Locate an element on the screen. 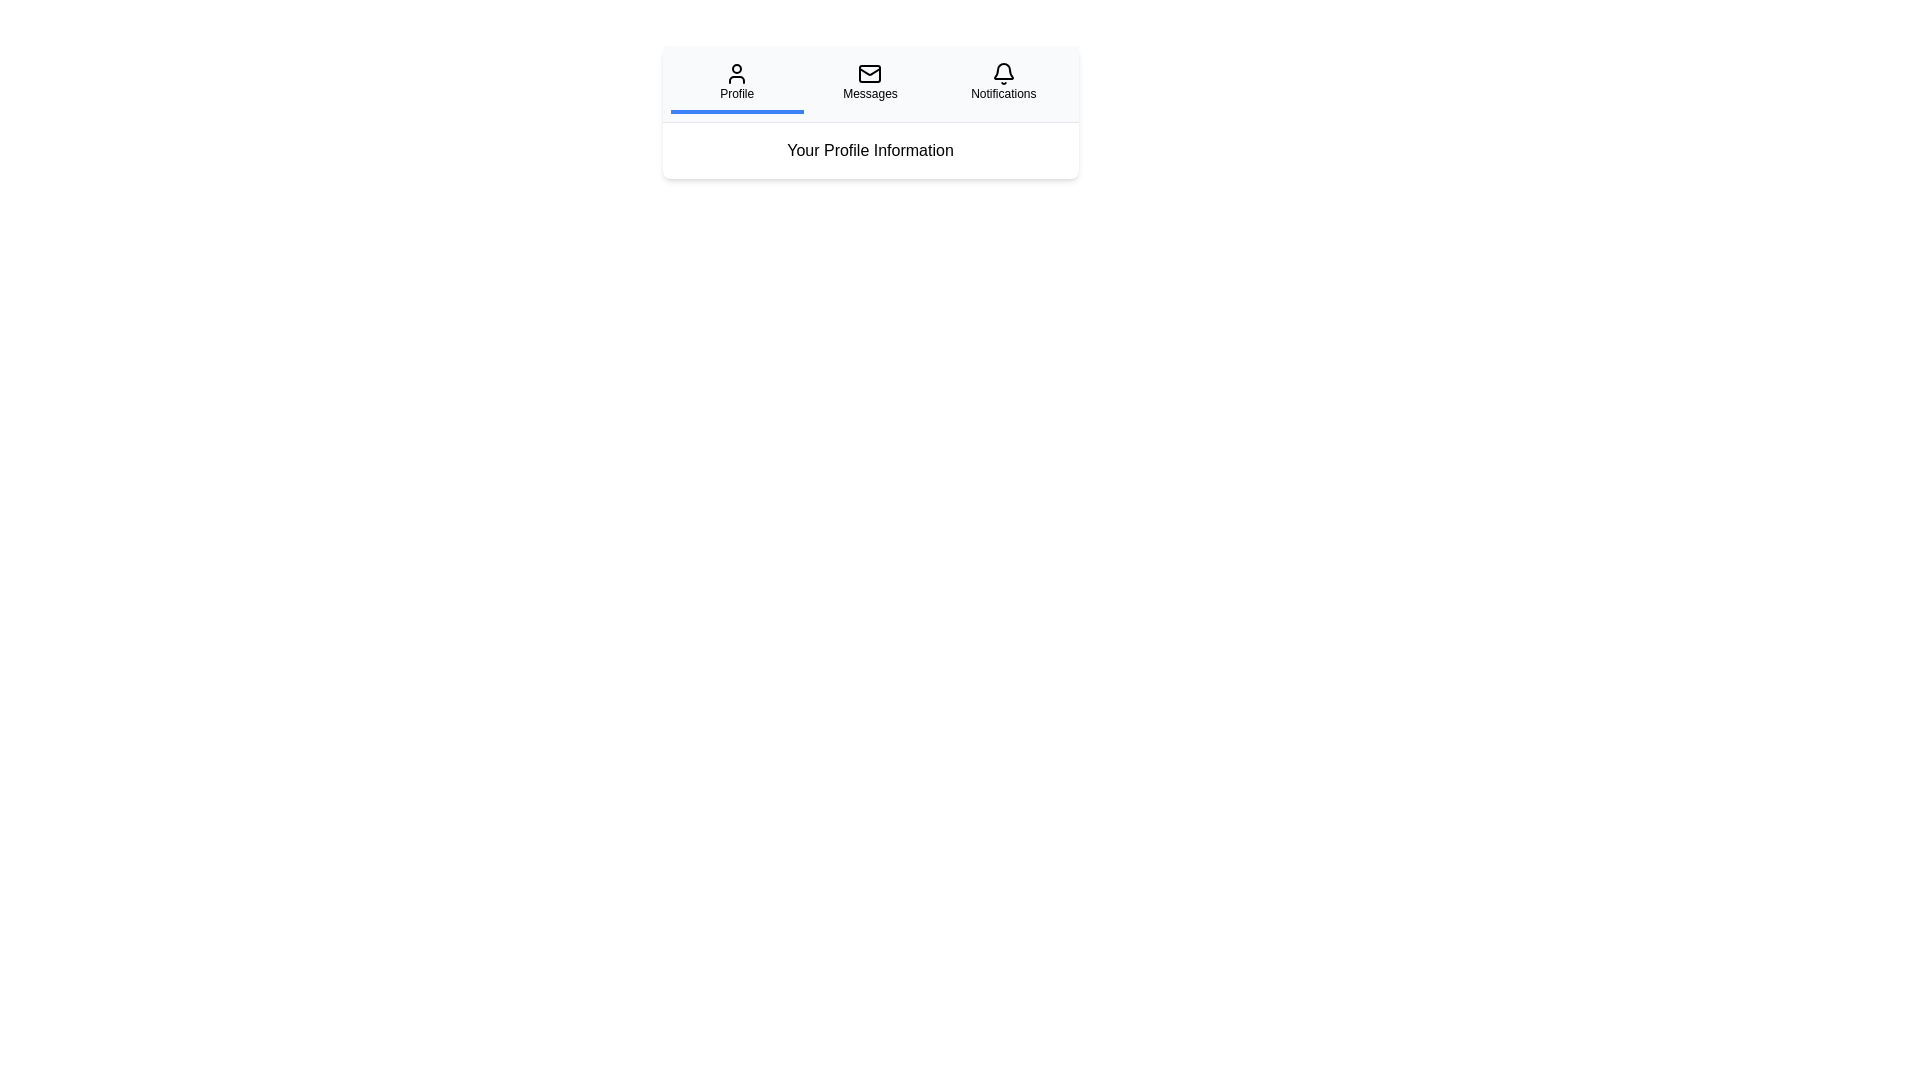 Image resolution: width=1920 pixels, height=1080 pixels. the visual label for the 'Messages' section, which is centrally aligned beneath an envelope icon in the second column of the layout is located at coordinates (870, 93).